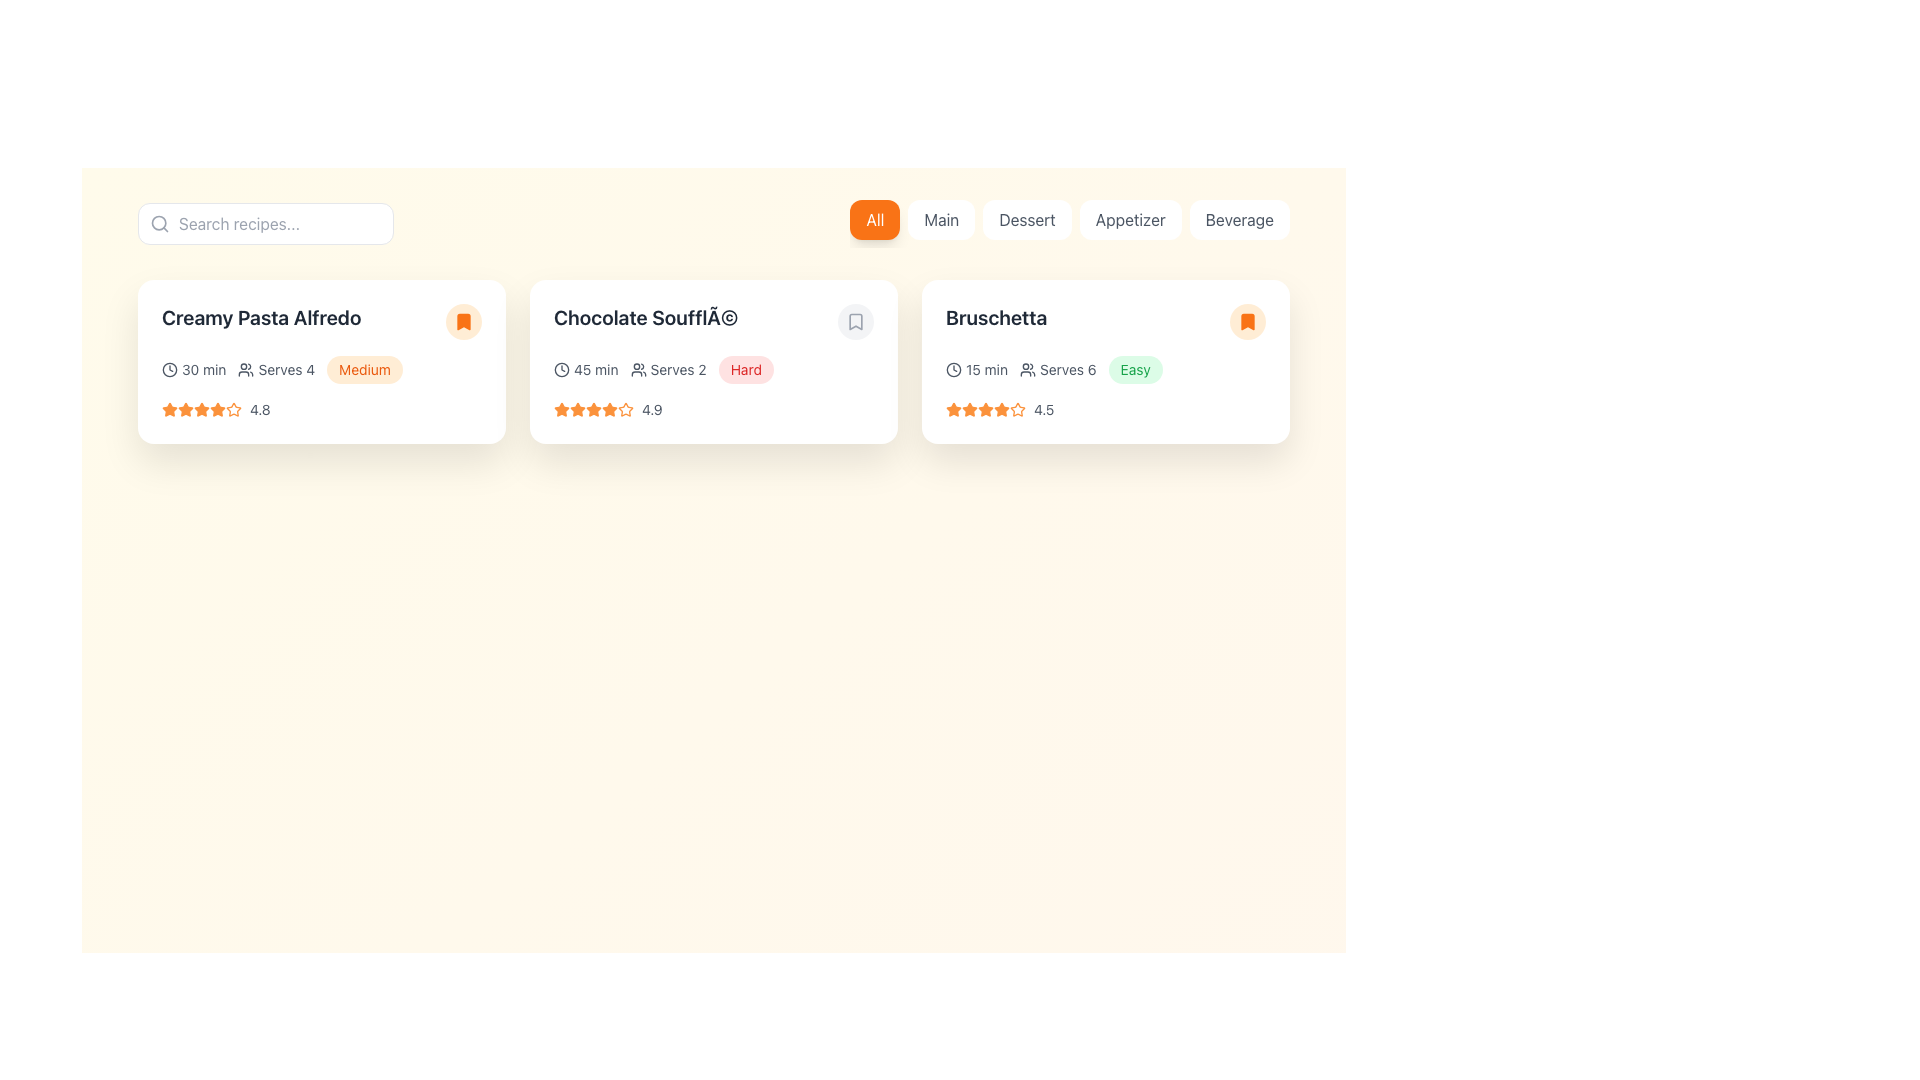 The image size is (1920, 1080). Describe the element at coordinates (987, 370) in the screenshot. I see `the text label displaying '15 min' which is styled in gray and positioned beside a clock icon within the third card for the 'Bruschetta' recipe` at that location.